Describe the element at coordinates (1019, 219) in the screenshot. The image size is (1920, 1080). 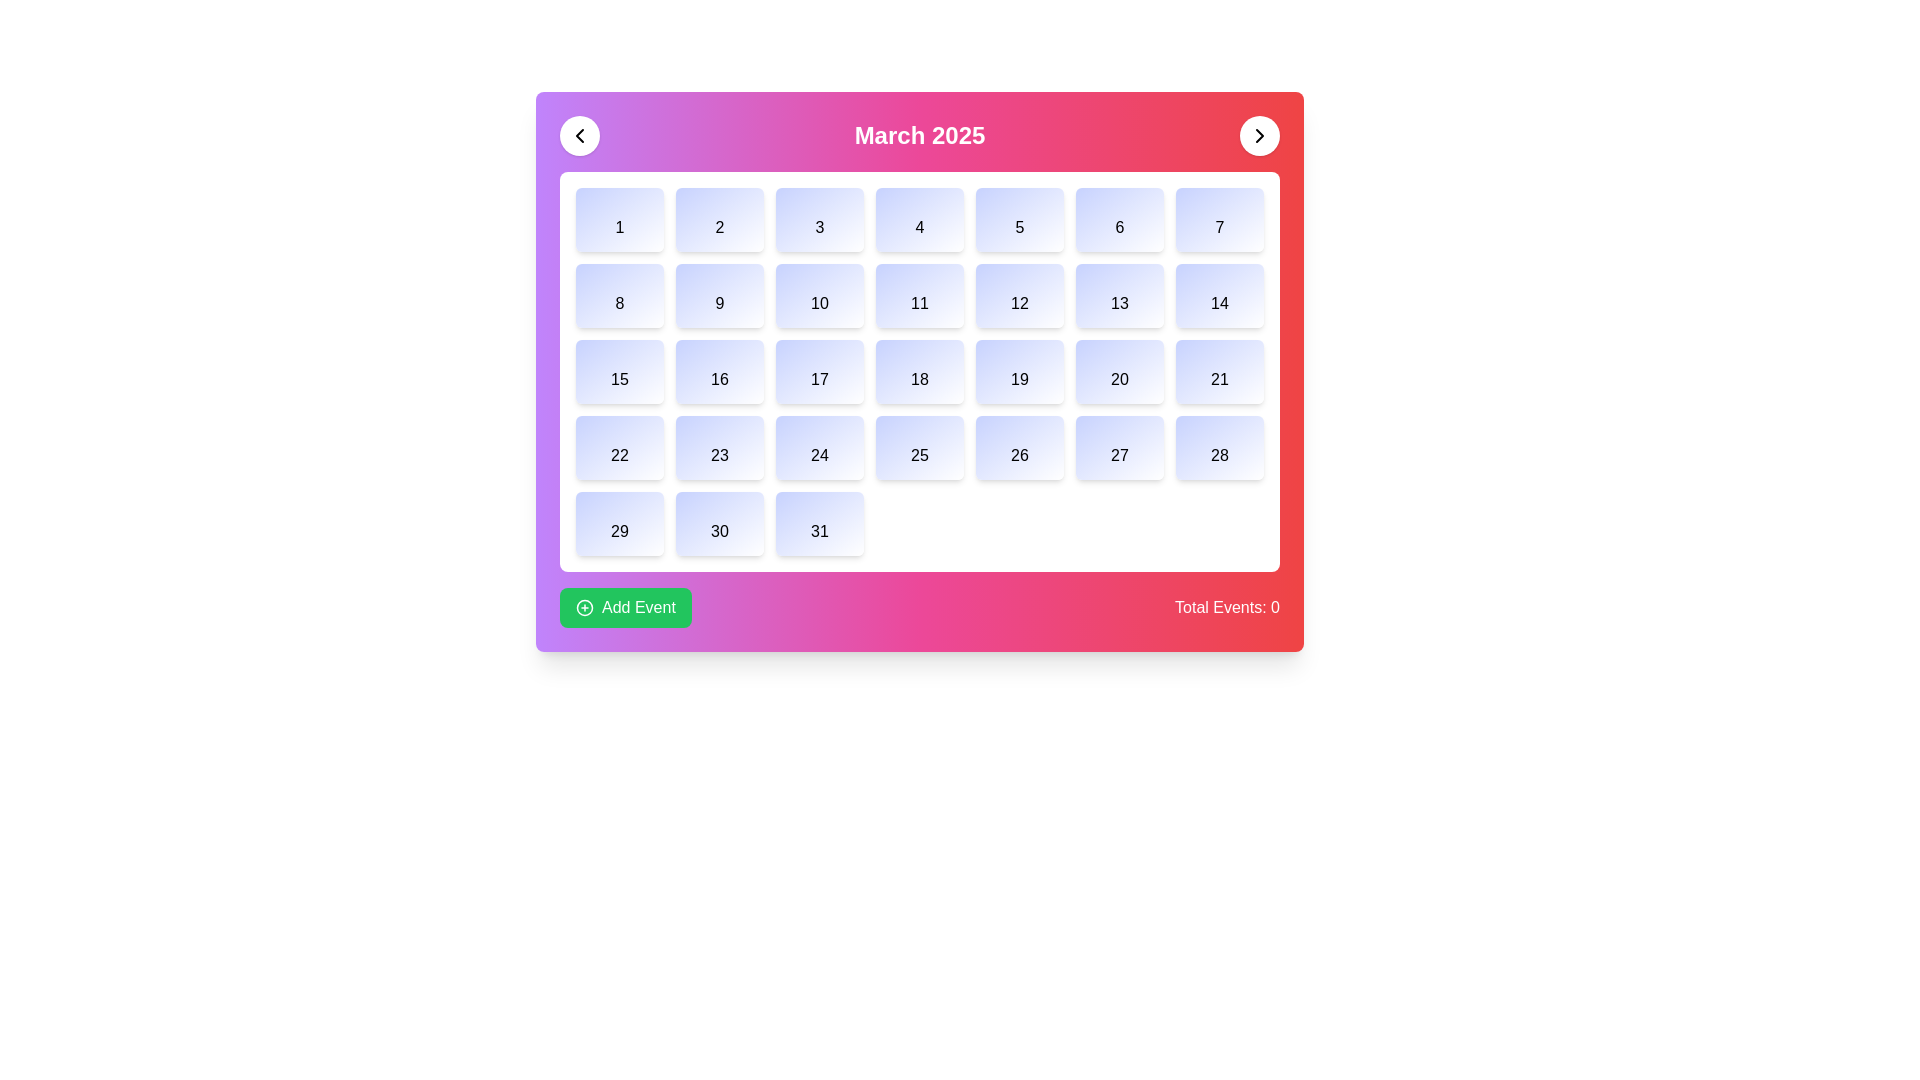
I see `the button representing the 5th day of the calendar month` at that location.